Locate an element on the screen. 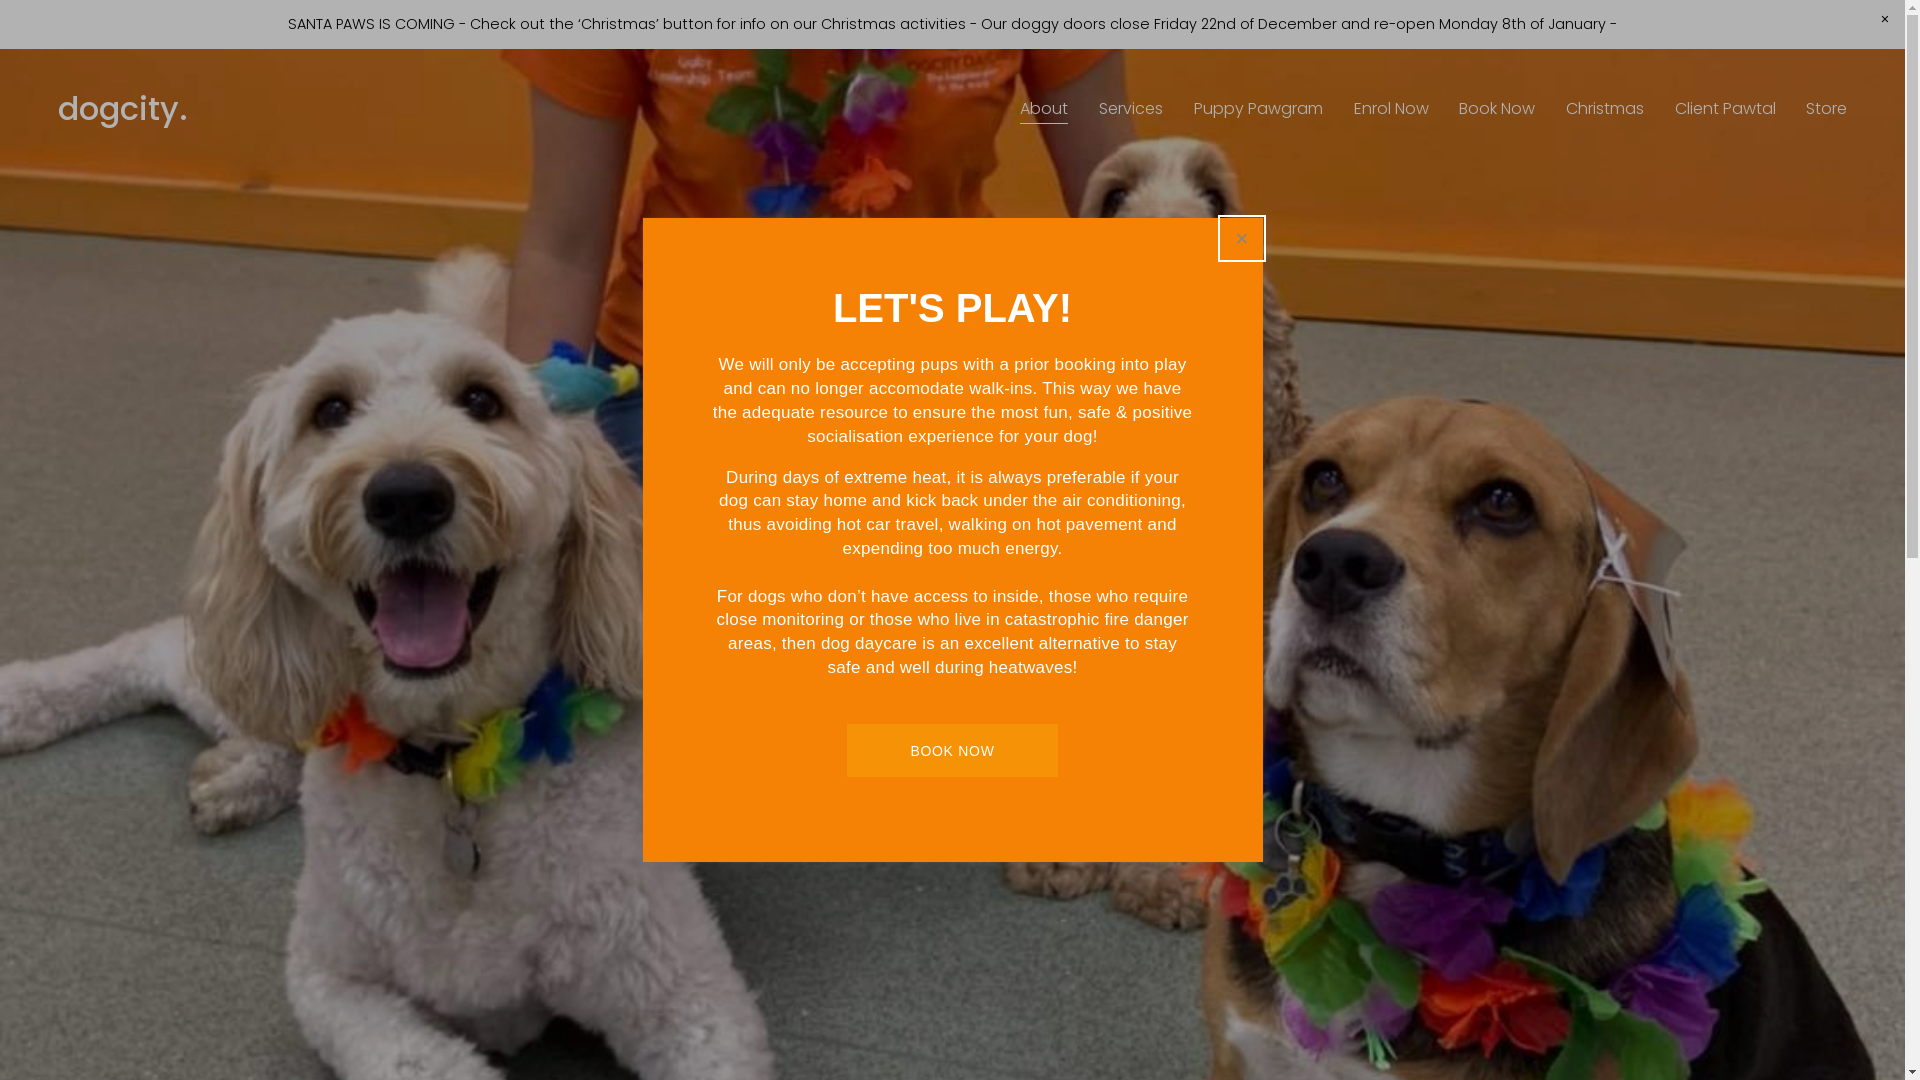 This screenshot has height=1080, width=1920. 'dogcity.' is located at coordinates (122, 108).